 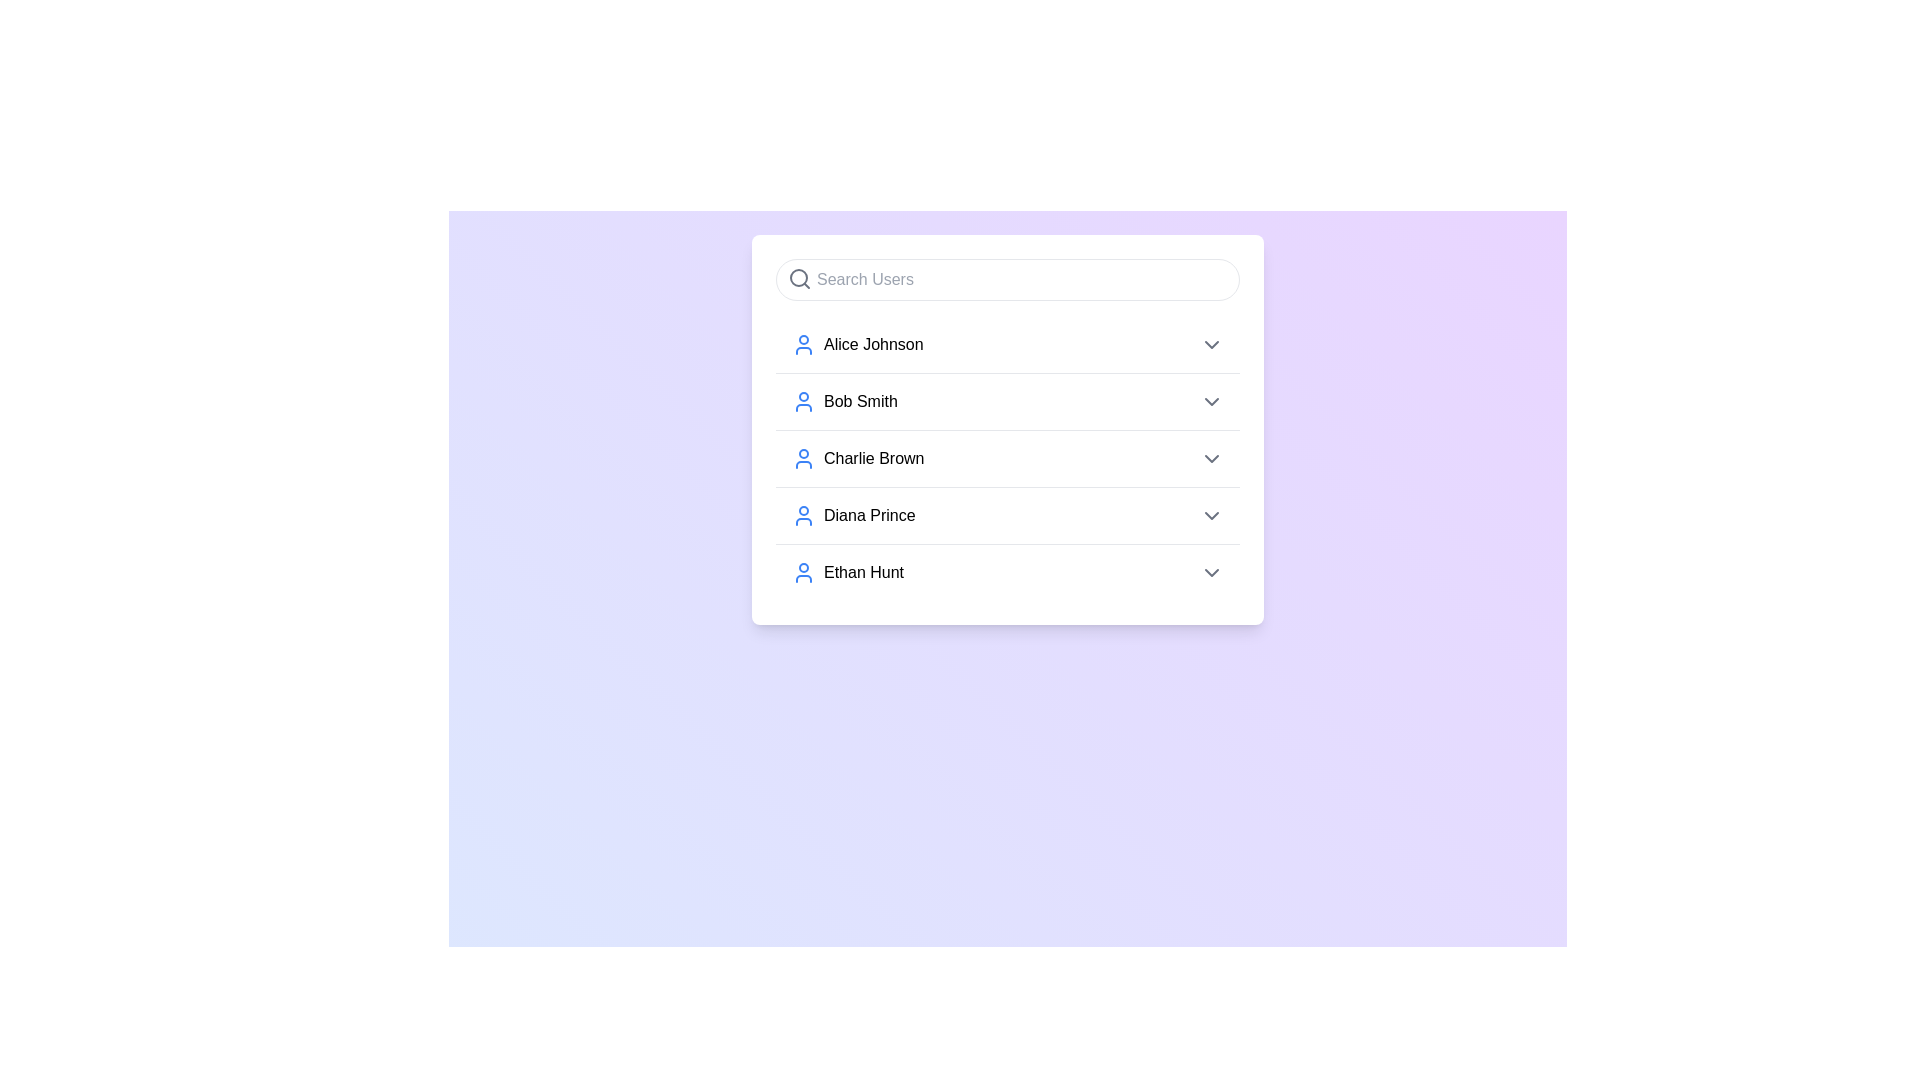 I want to click on the third selectable list item containing the user name 'Charlie Brown', so click(x=1008, y=458).